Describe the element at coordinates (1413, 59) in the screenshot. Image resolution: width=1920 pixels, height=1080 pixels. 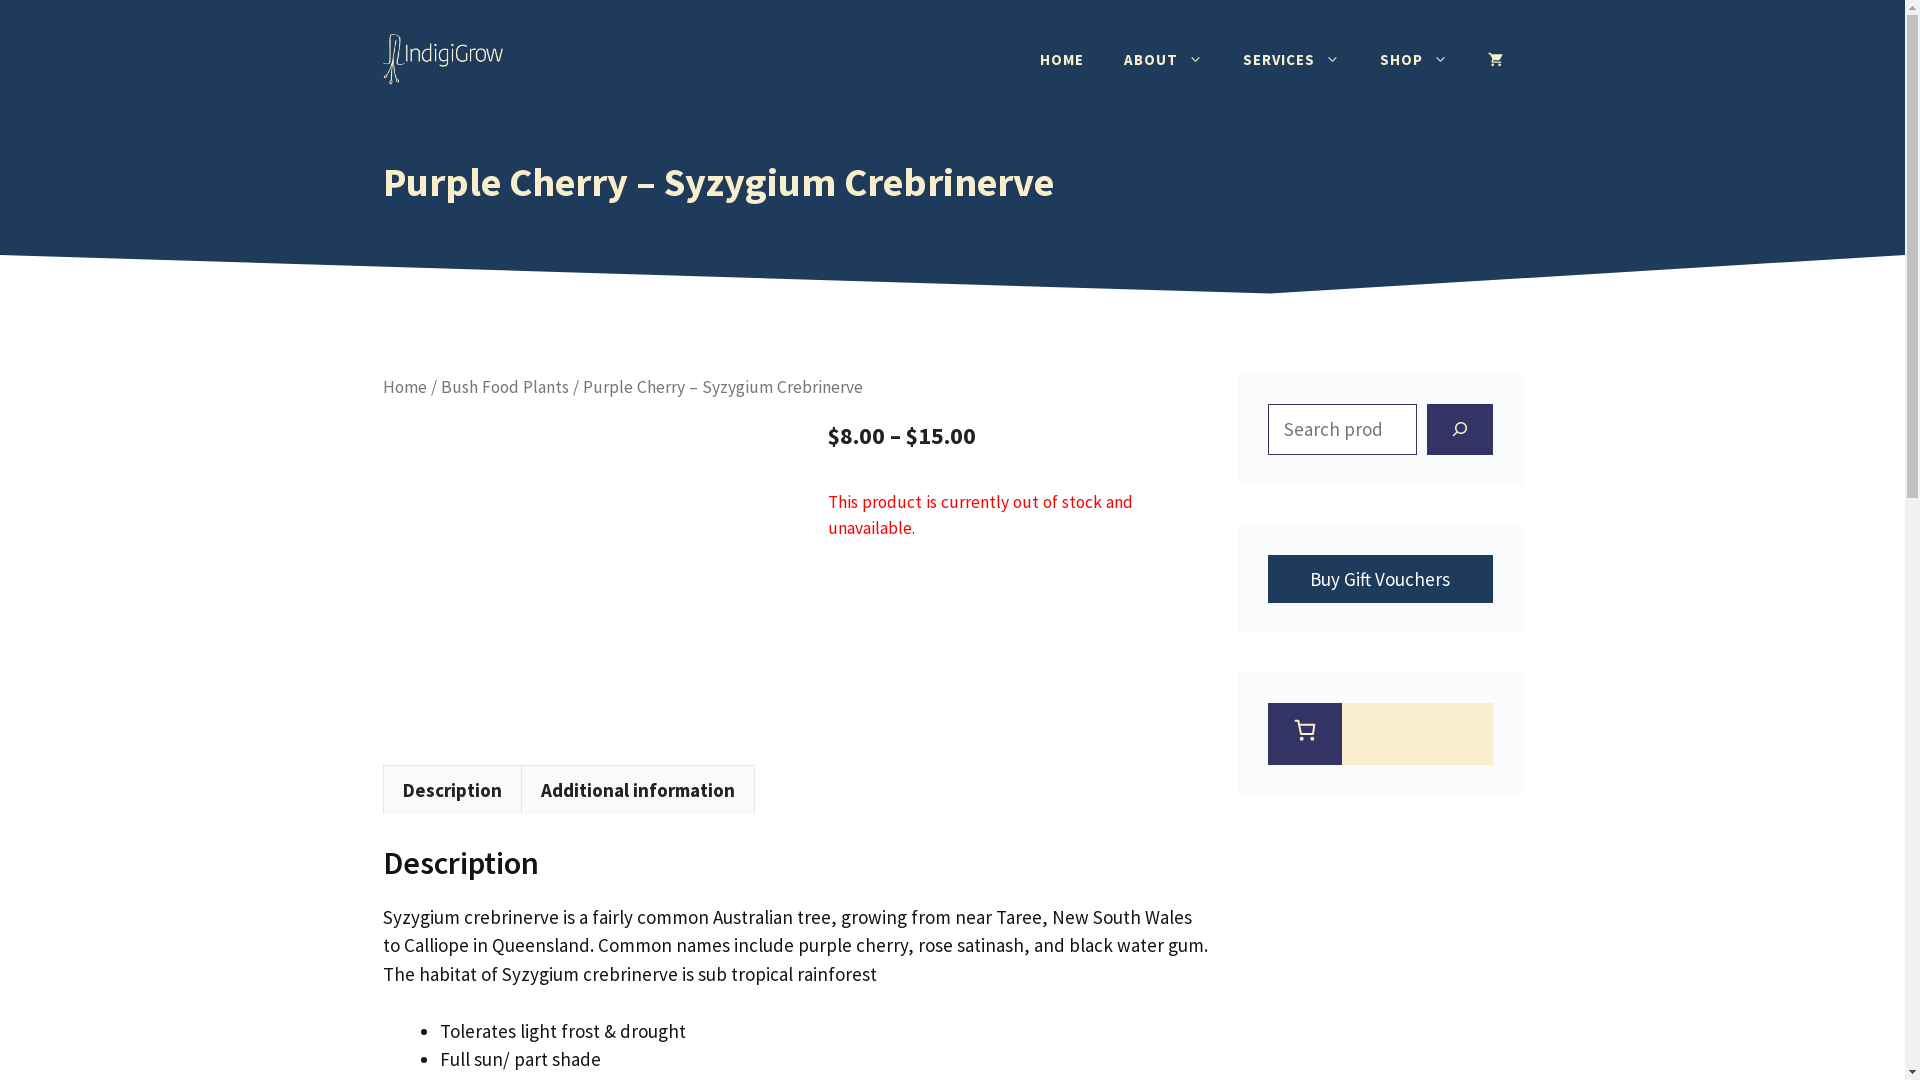
I see `'SHOP'` at that location.